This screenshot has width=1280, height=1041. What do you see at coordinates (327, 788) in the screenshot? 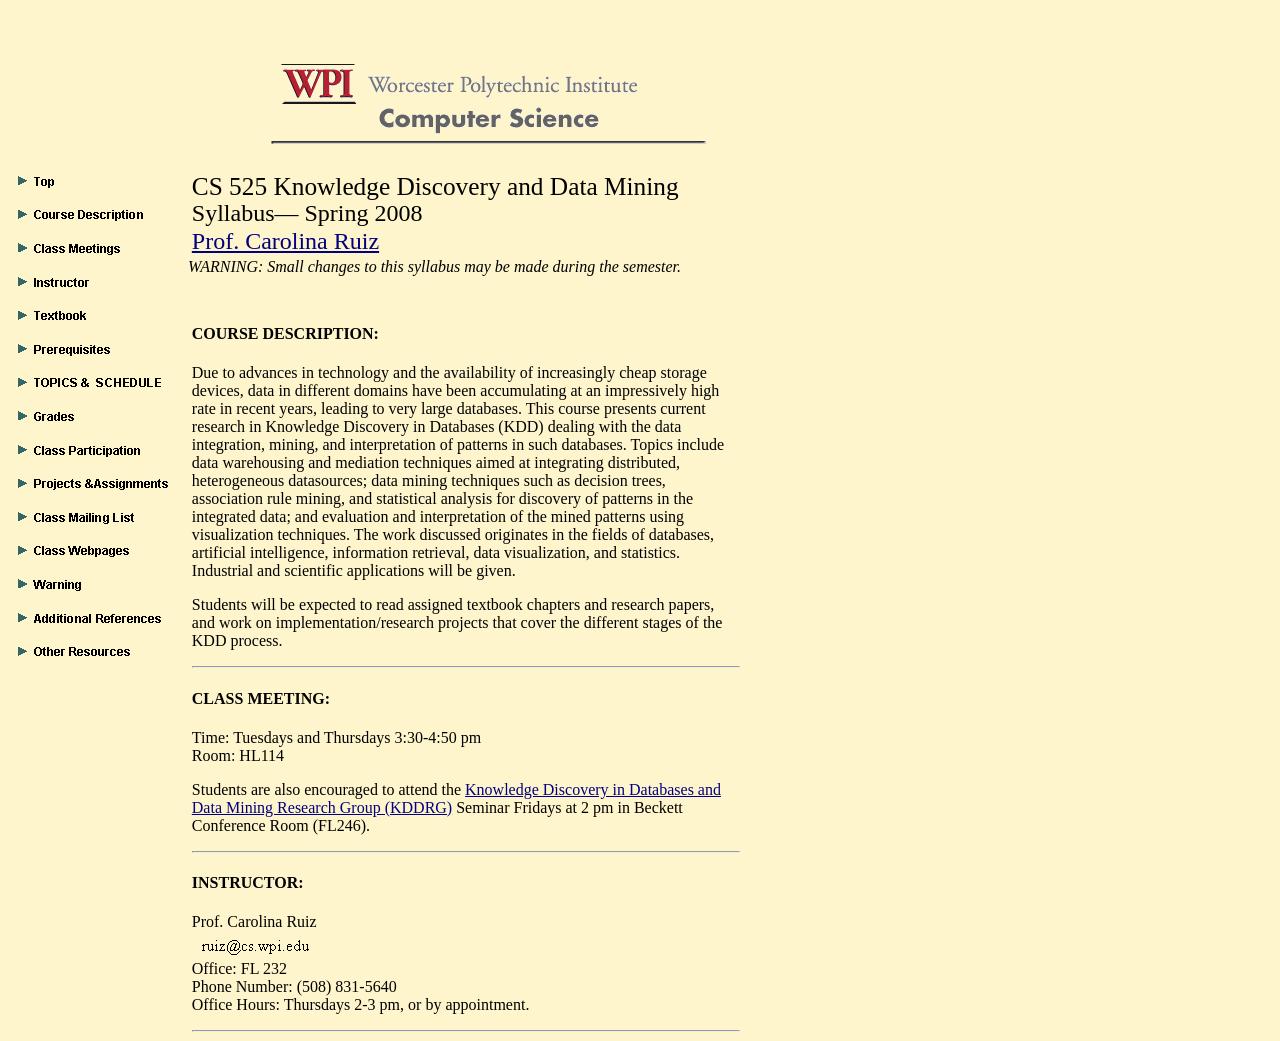
I see `'Students are also encouraged to attend the'` at bounding box center [327, 788].